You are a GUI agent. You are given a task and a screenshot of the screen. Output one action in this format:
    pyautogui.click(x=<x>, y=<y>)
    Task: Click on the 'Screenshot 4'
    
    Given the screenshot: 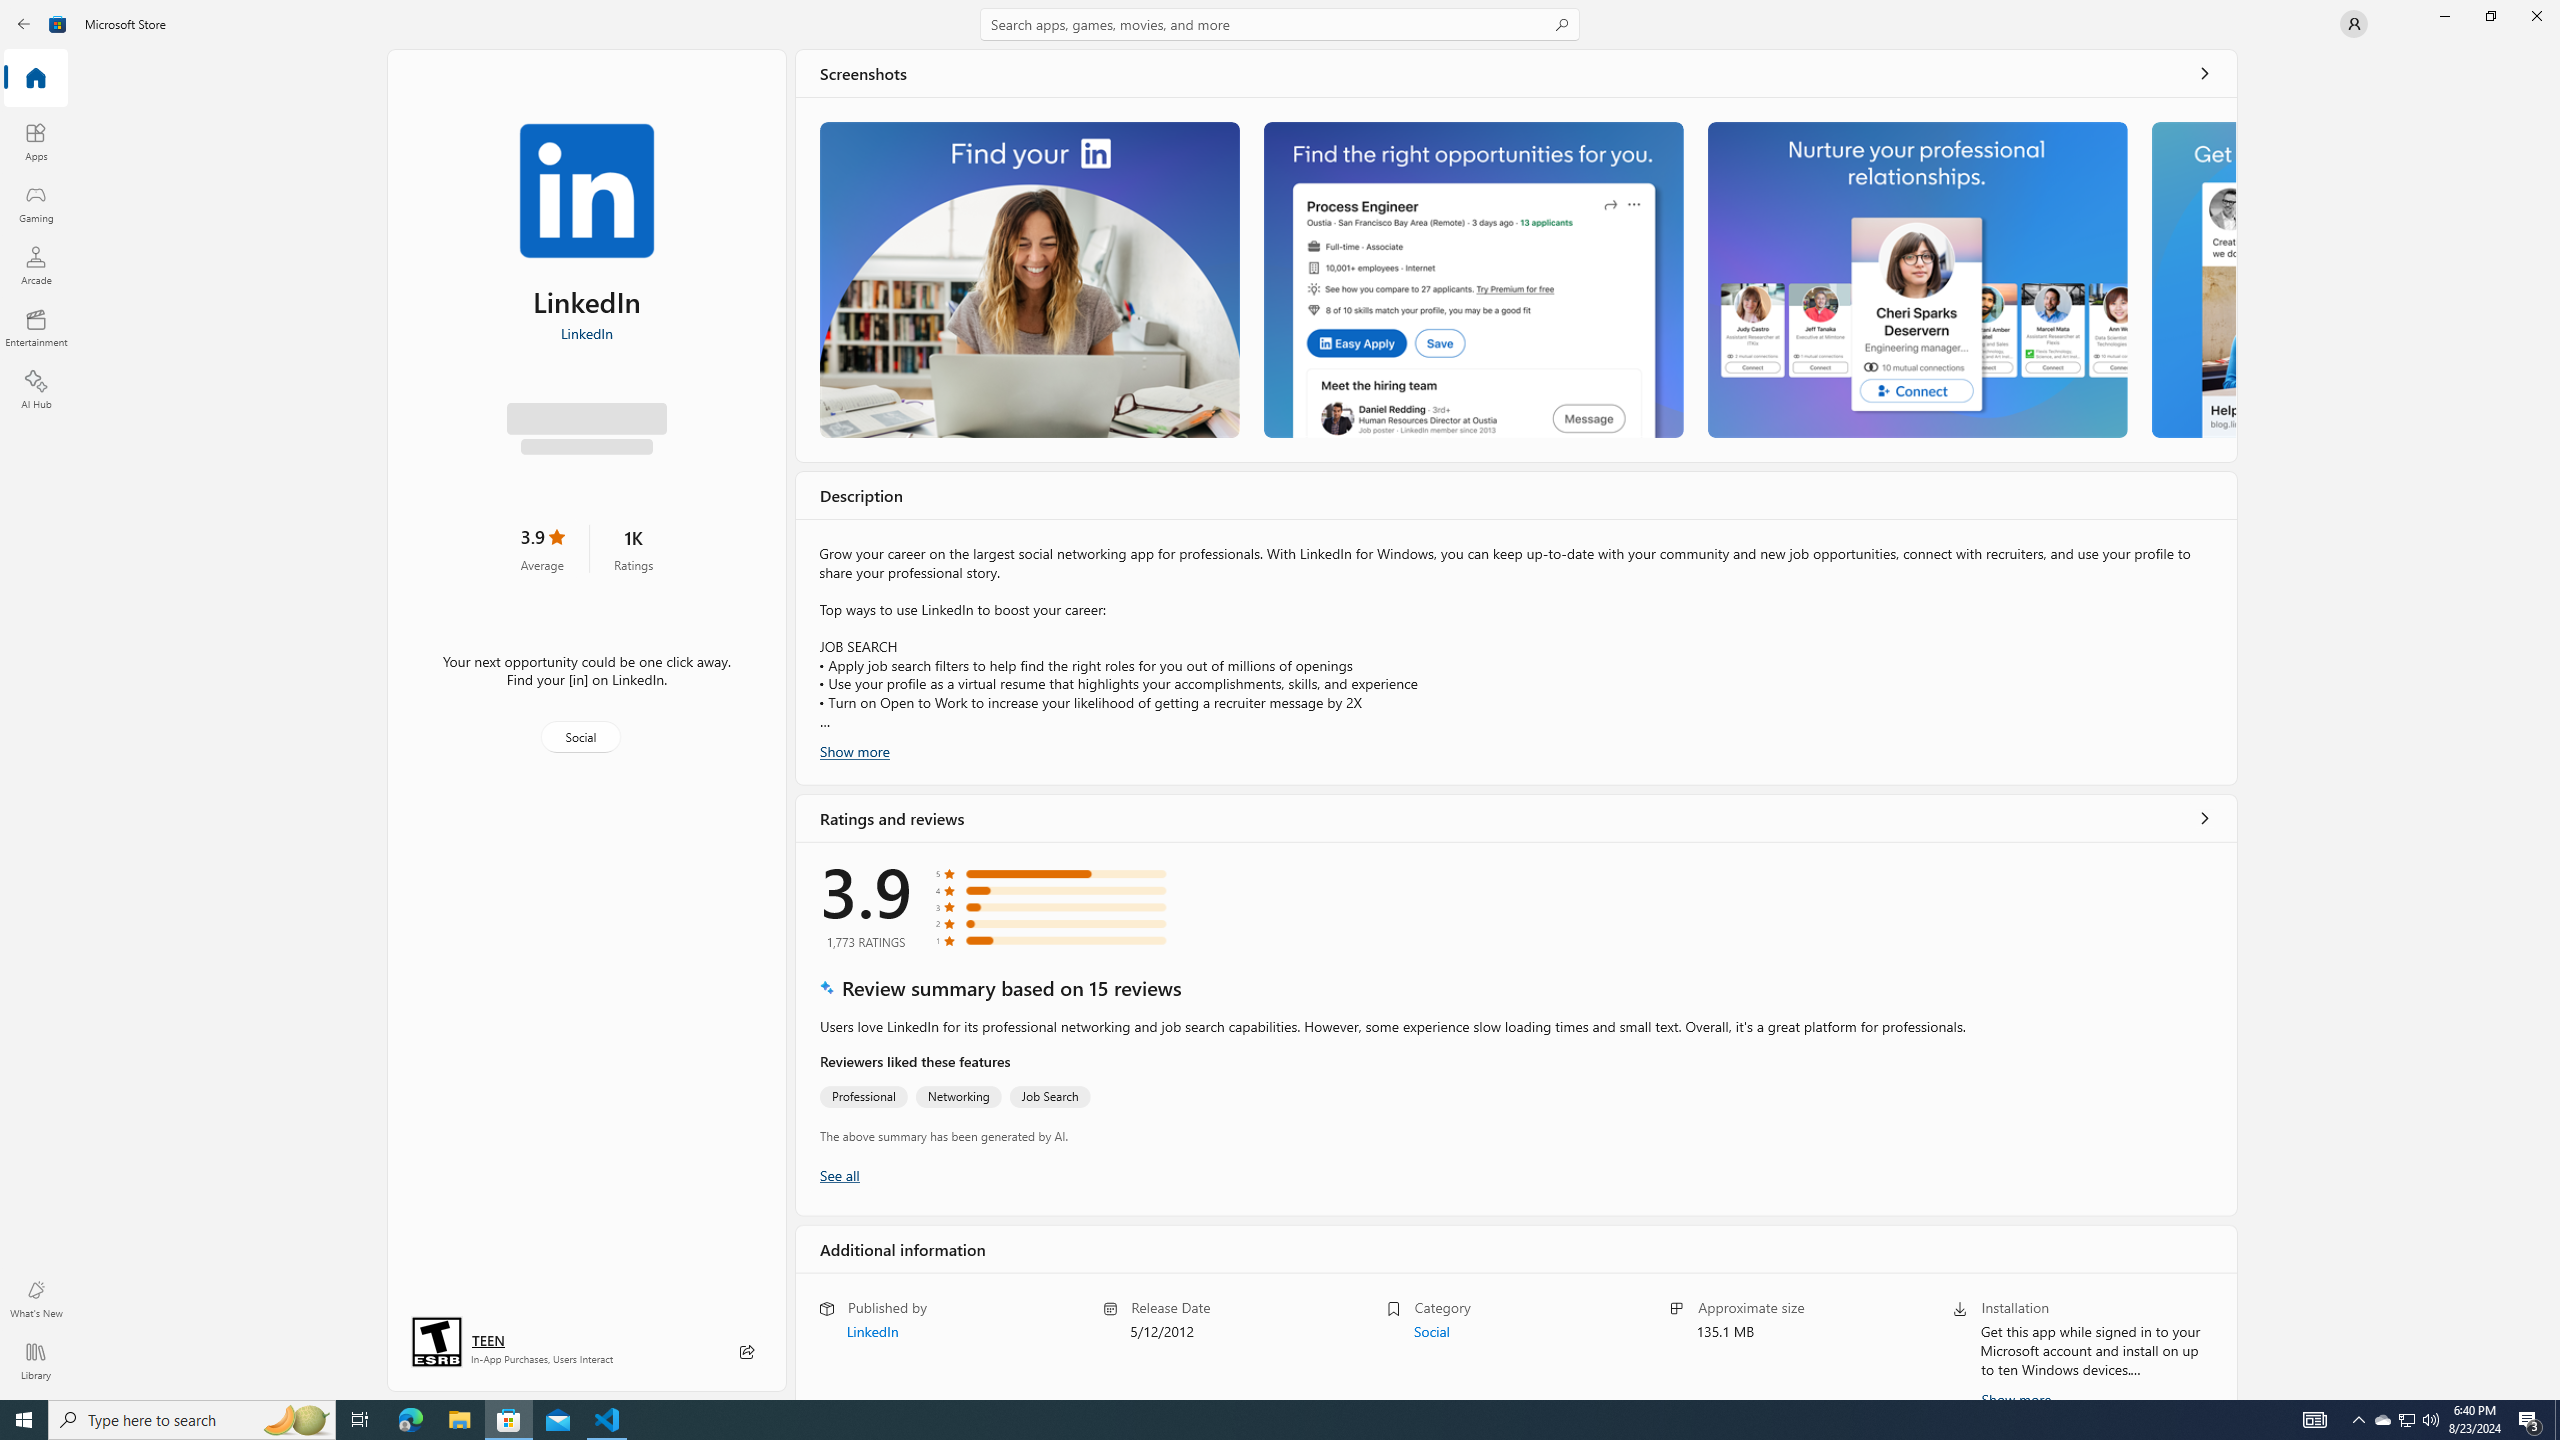 What is the action you would take?
    pyautogui.click(x=2192, y=279)
    